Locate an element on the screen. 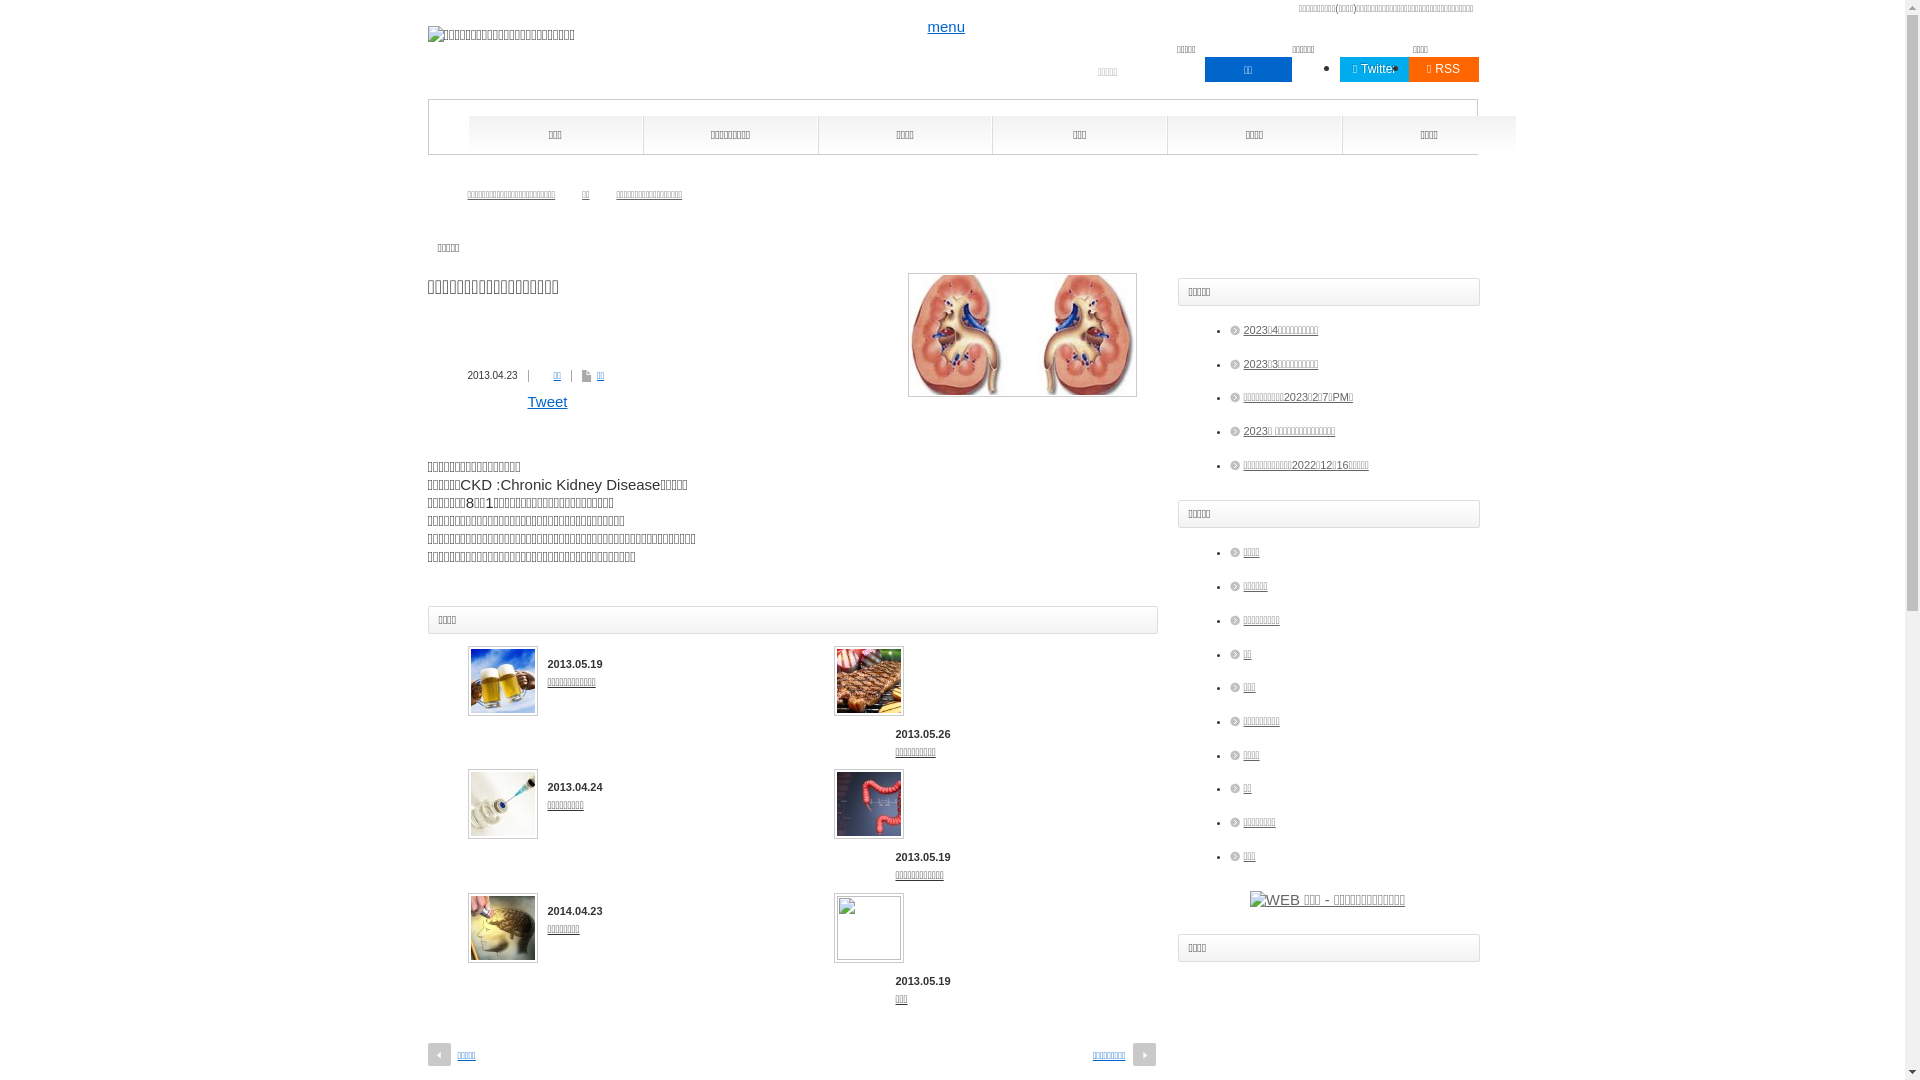 The width and height of the screenshot is (1920, 1080). 'RSS' is located at coordinates (1443, 68).